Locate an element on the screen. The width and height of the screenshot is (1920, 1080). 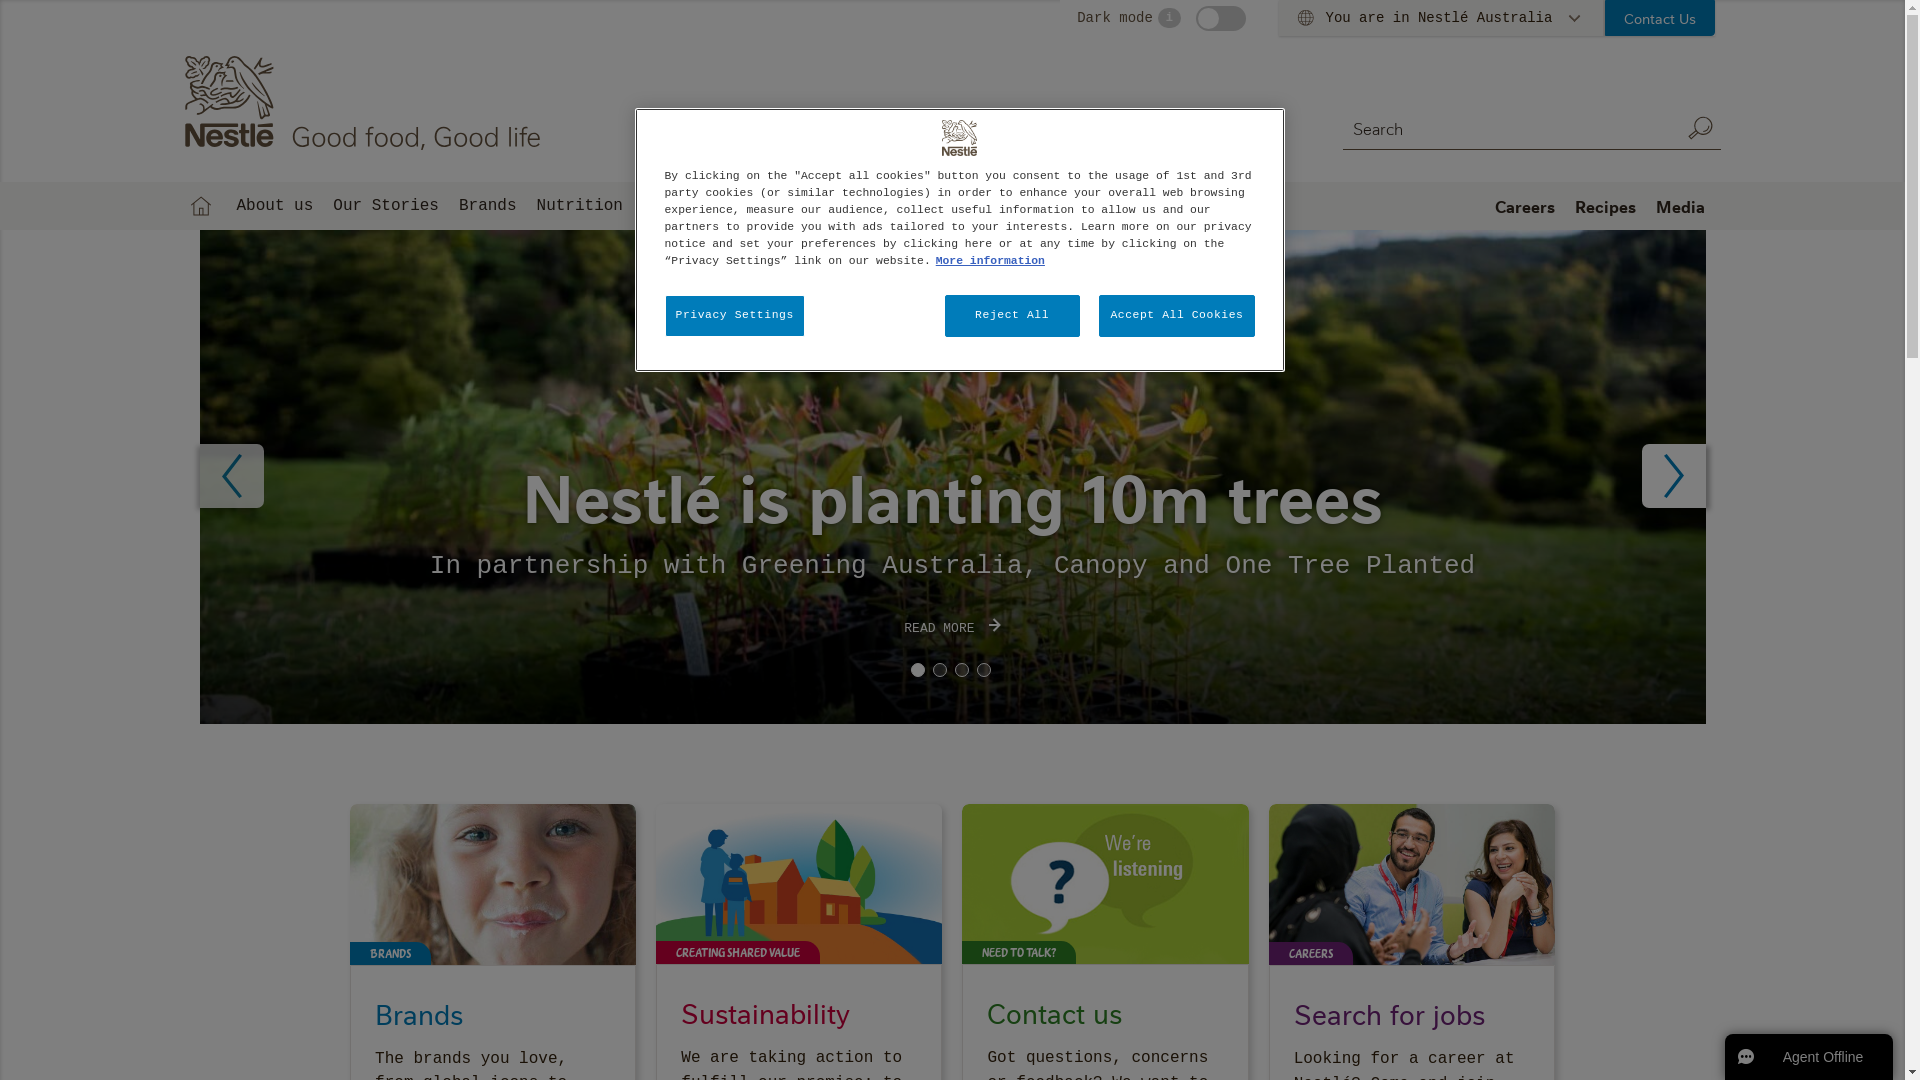
'Media' is located at coordinates (1680, 205).